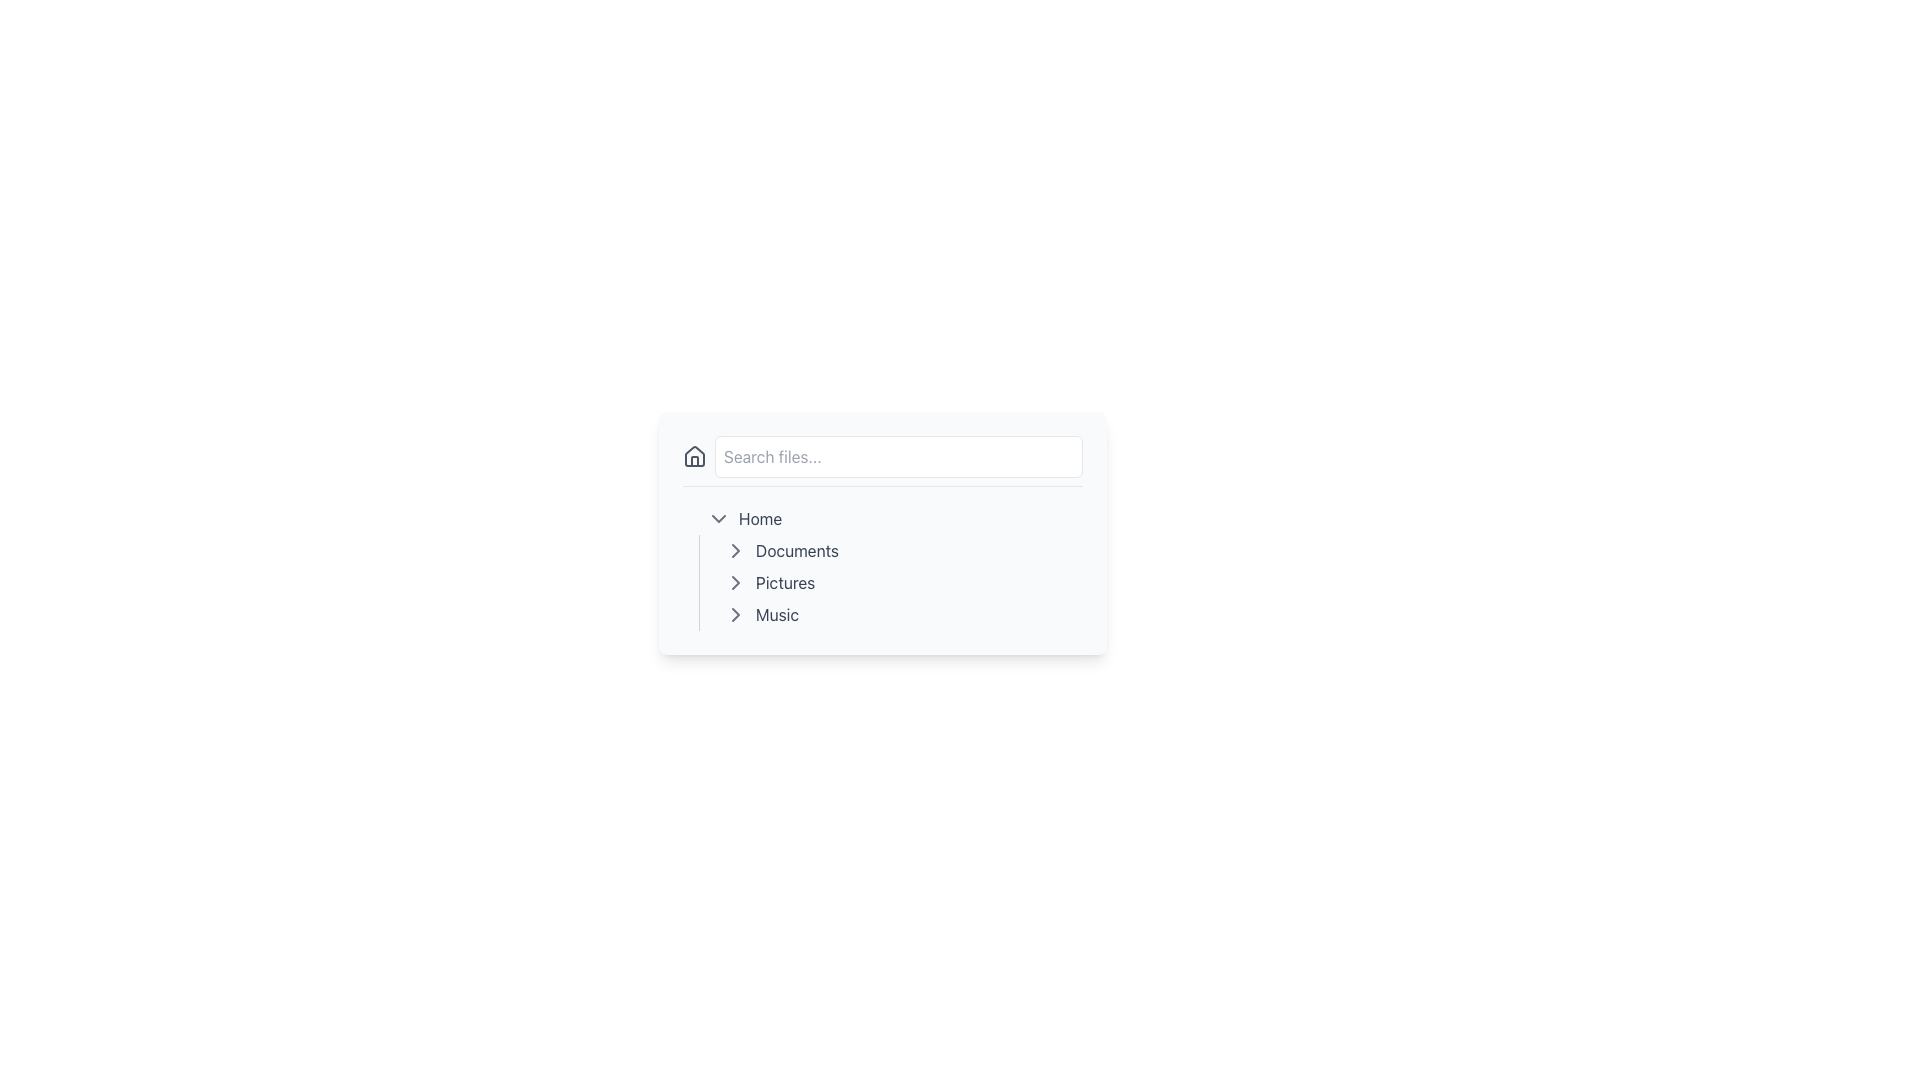  Describe the element at coordinates (734, 613) in the screenshot. I see `the chevron icon located to the immediate left of the 'Music' label in the file navigation menu` at that location.